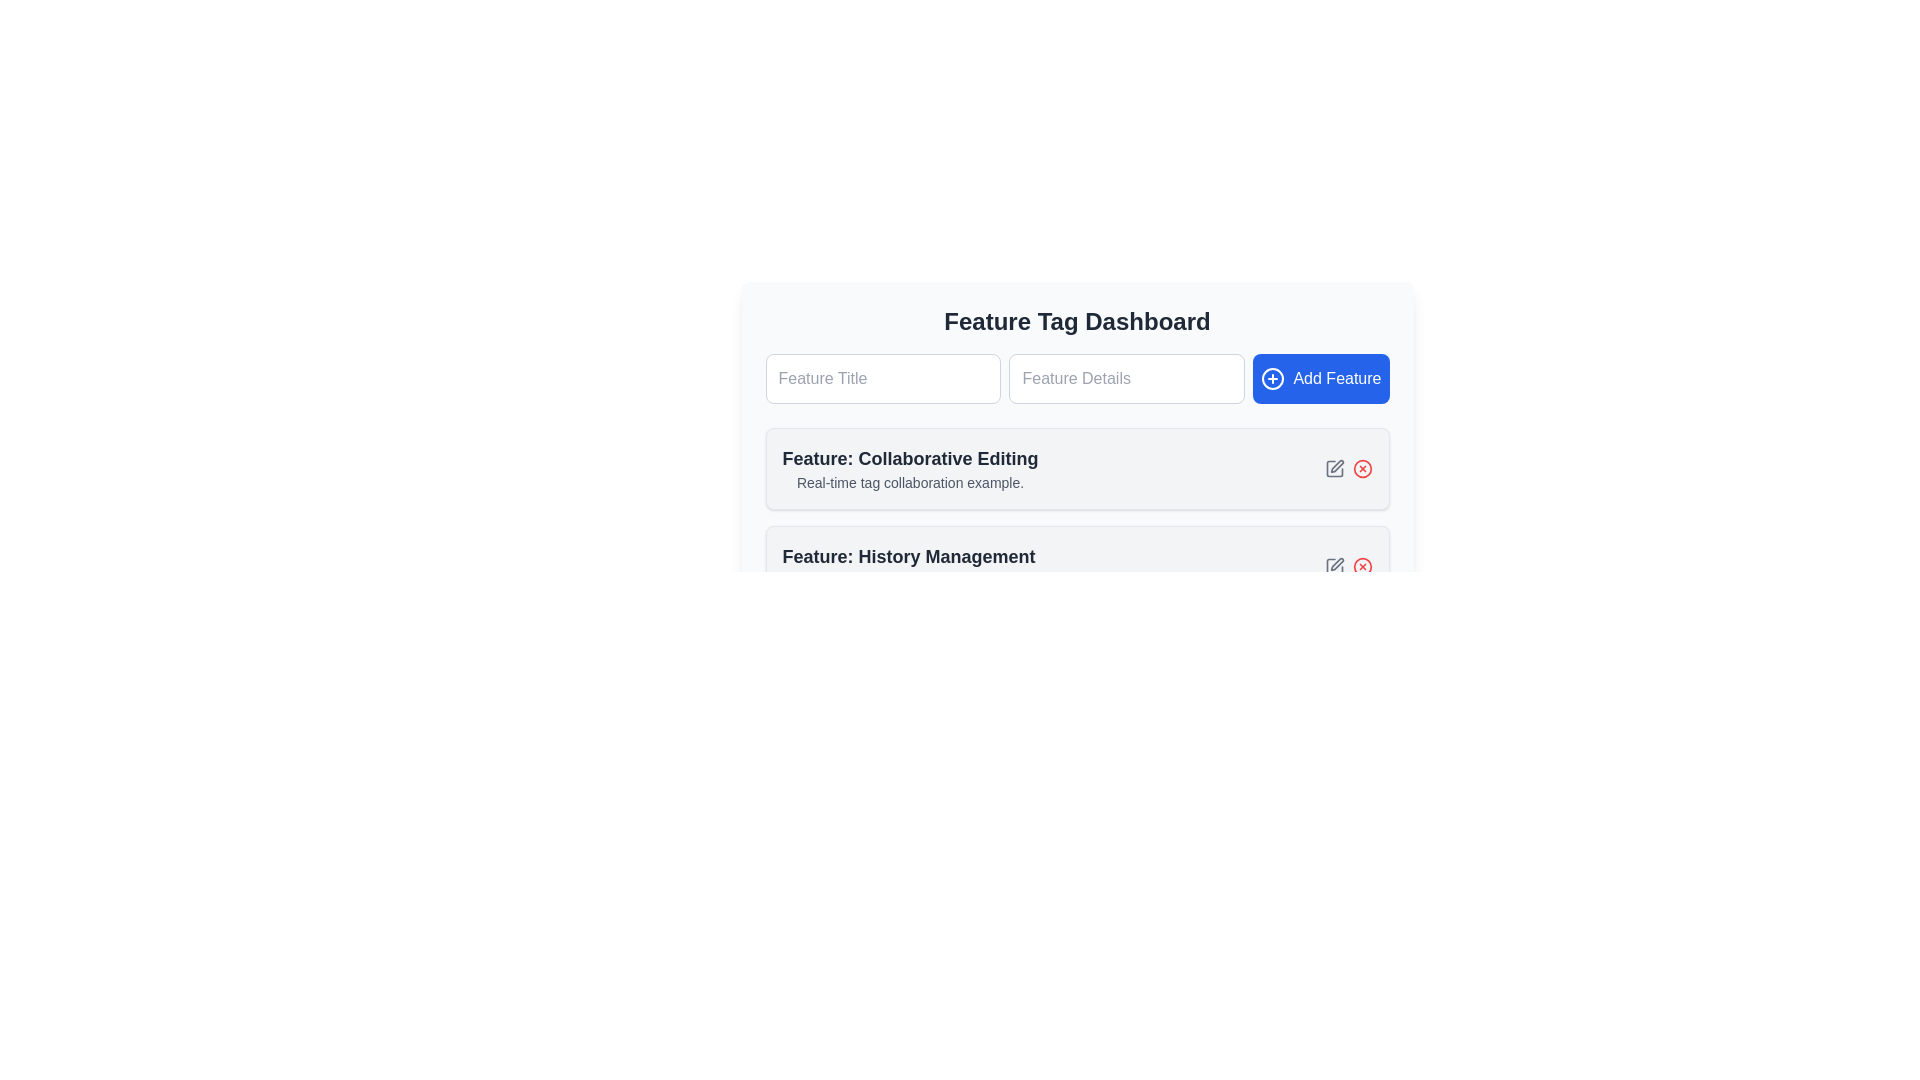 The image size is (1920, 1080). Describe the element at coordinates (1361, 567) in the screenshot. I see `the delete button located in the bottom-right corner of the second row of the list` at that location.